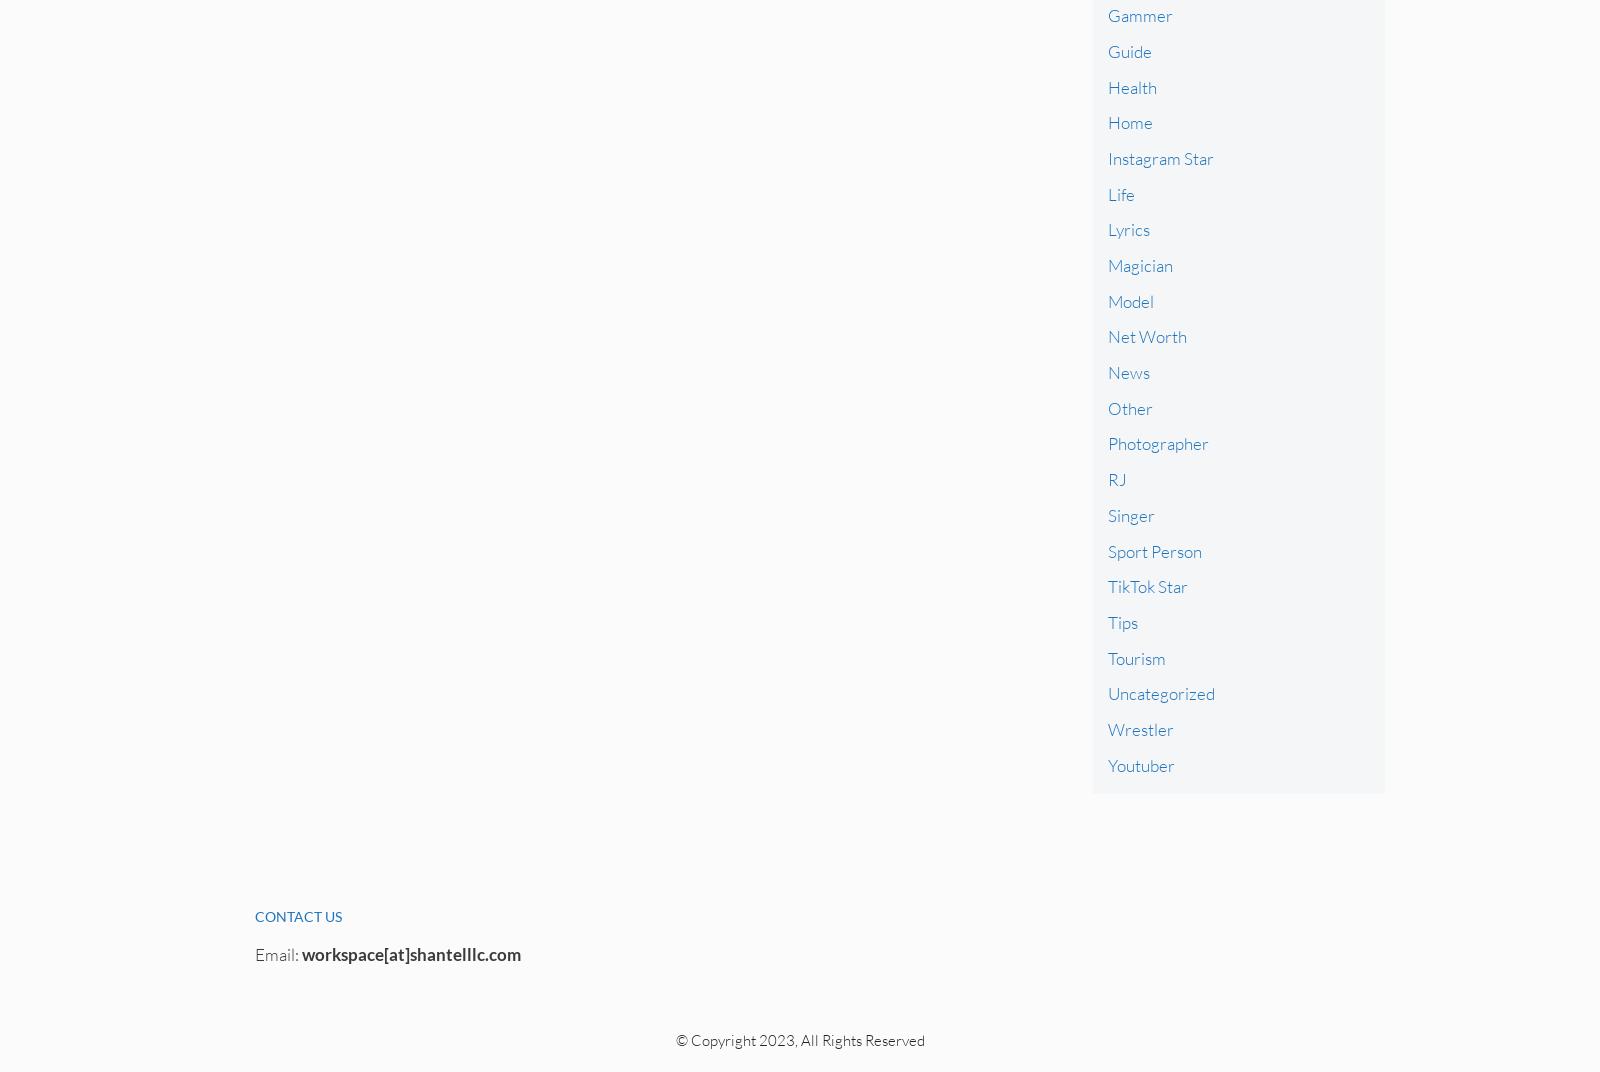  Describe the element at coordinates (1139, 265) in the screenshot. I see `'Magician'` at that location.